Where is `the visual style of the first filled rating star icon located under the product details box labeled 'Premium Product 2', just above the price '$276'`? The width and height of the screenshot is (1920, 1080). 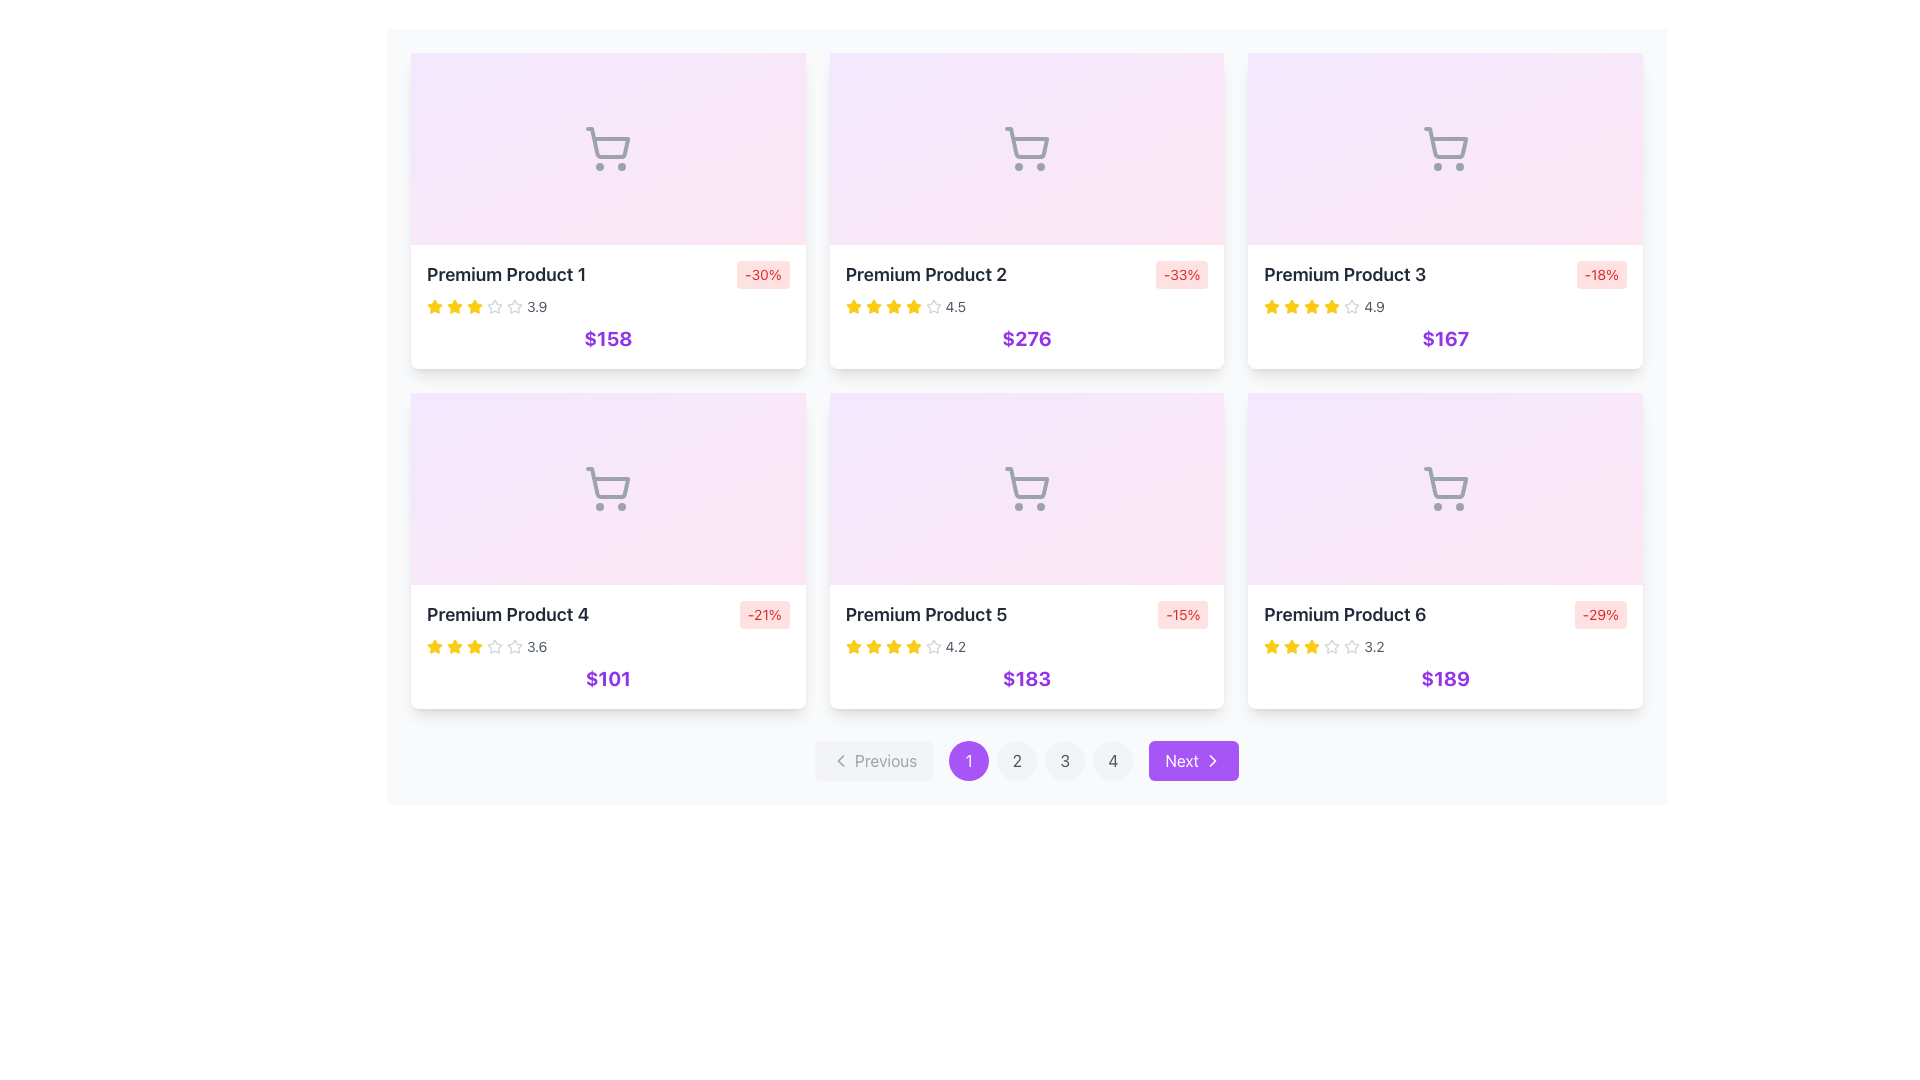
the visual style of the first filled rating star icon located under the product details box labeled 'Premium Product 2', just above the price '$276' is located at coordinates (853, 307).